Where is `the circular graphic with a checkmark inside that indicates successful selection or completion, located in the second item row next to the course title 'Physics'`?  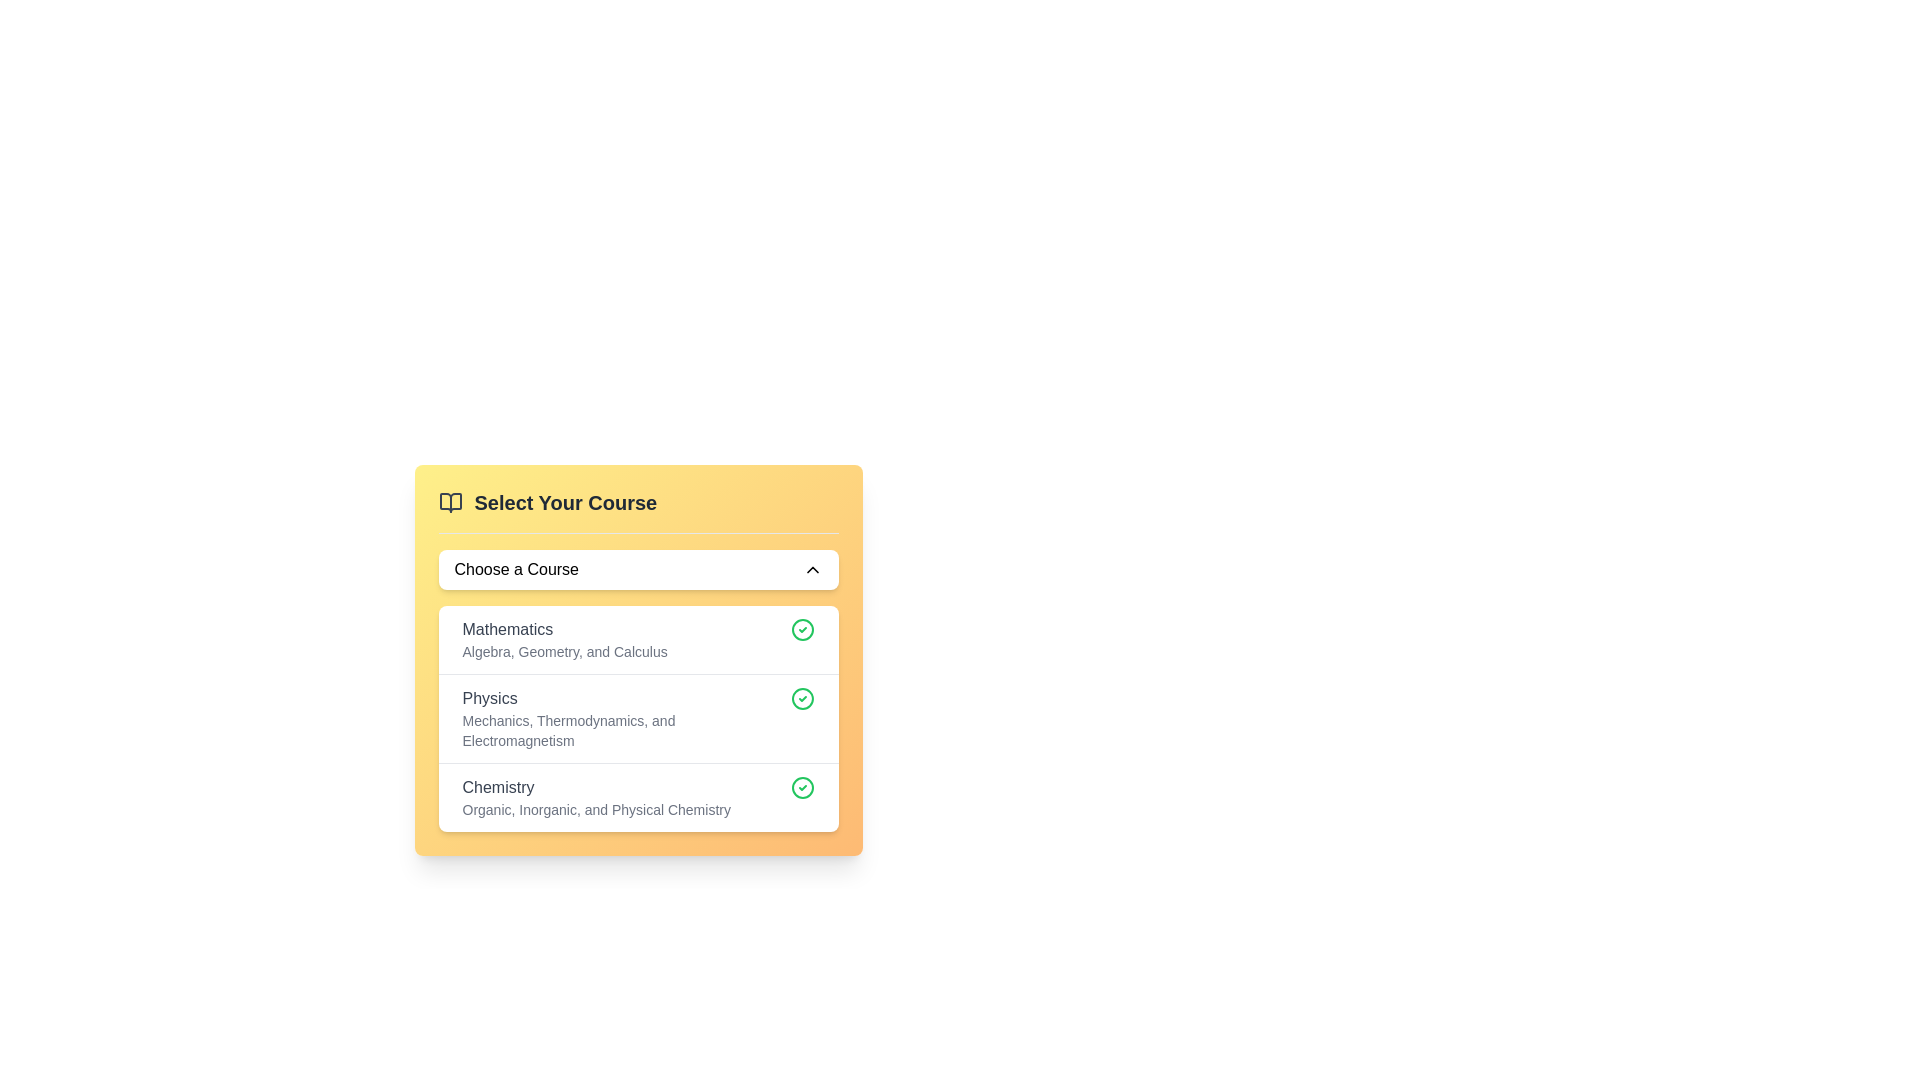 the circular graphic with a checkmark inside that indicates successful selection or completion, located in the second item row next to the course title 'Physics' is located at coordinates (802, 628).